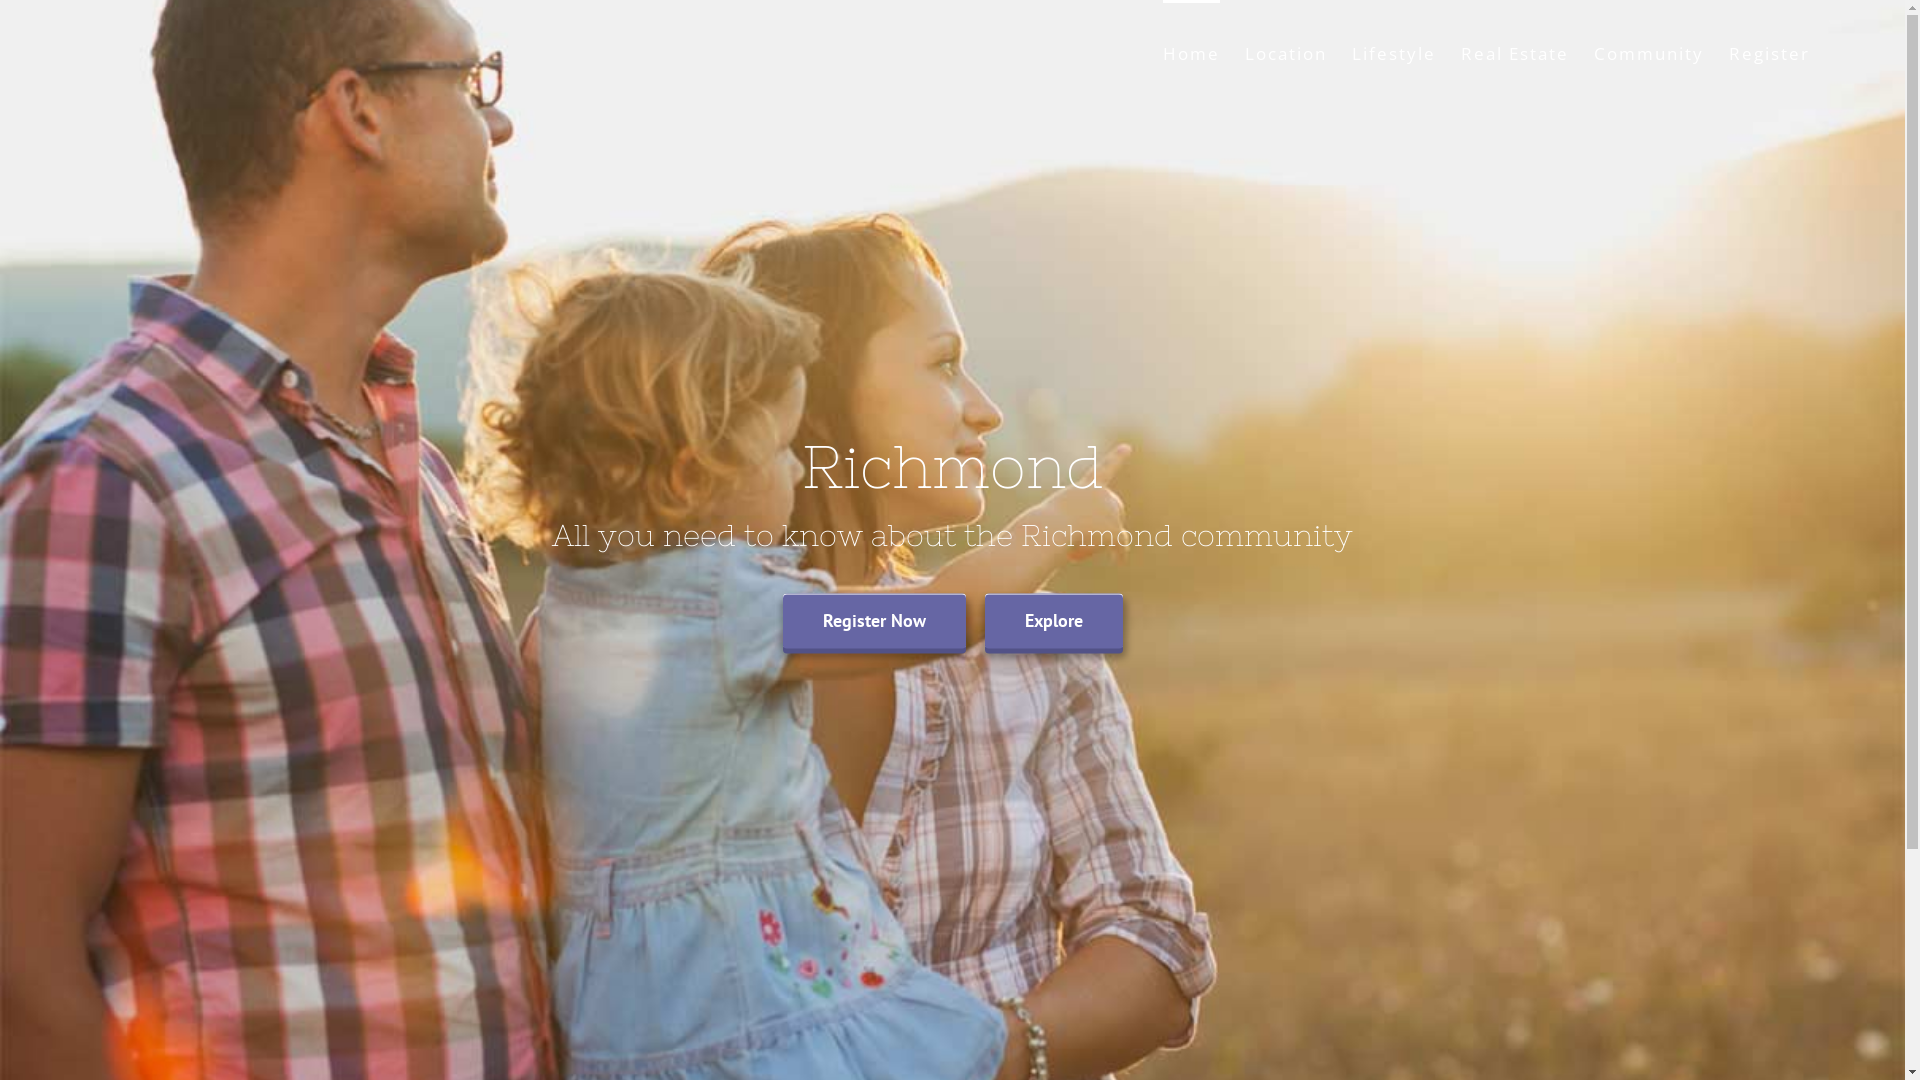  What do you see at coordinates (1515, 50) in the screenshot?
I see `'Real Estate'` at bounding box center [1515, 50].